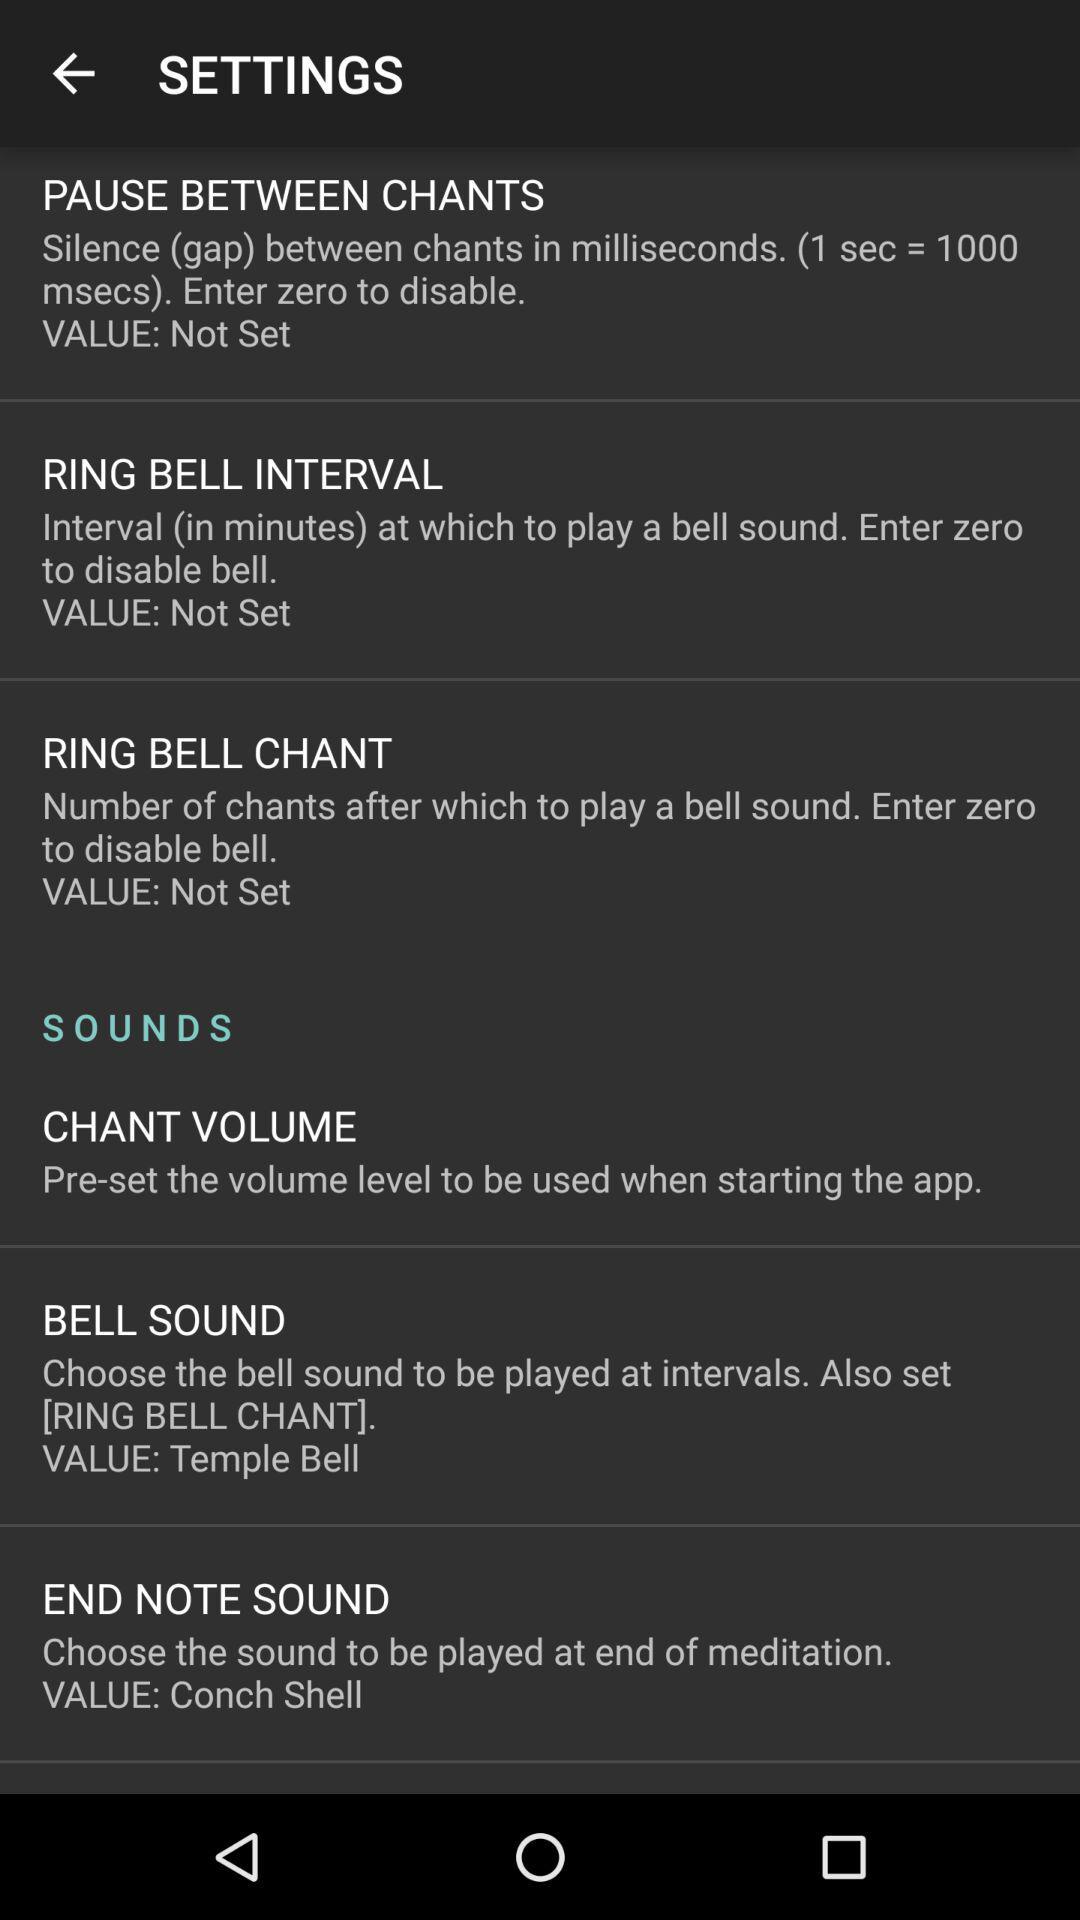 This screenshot has width=1080, height=1920. What do you see at coordinates (540, 288) in the screenshot?
I see `silence gap between icon` at bounding box center [540, 288].